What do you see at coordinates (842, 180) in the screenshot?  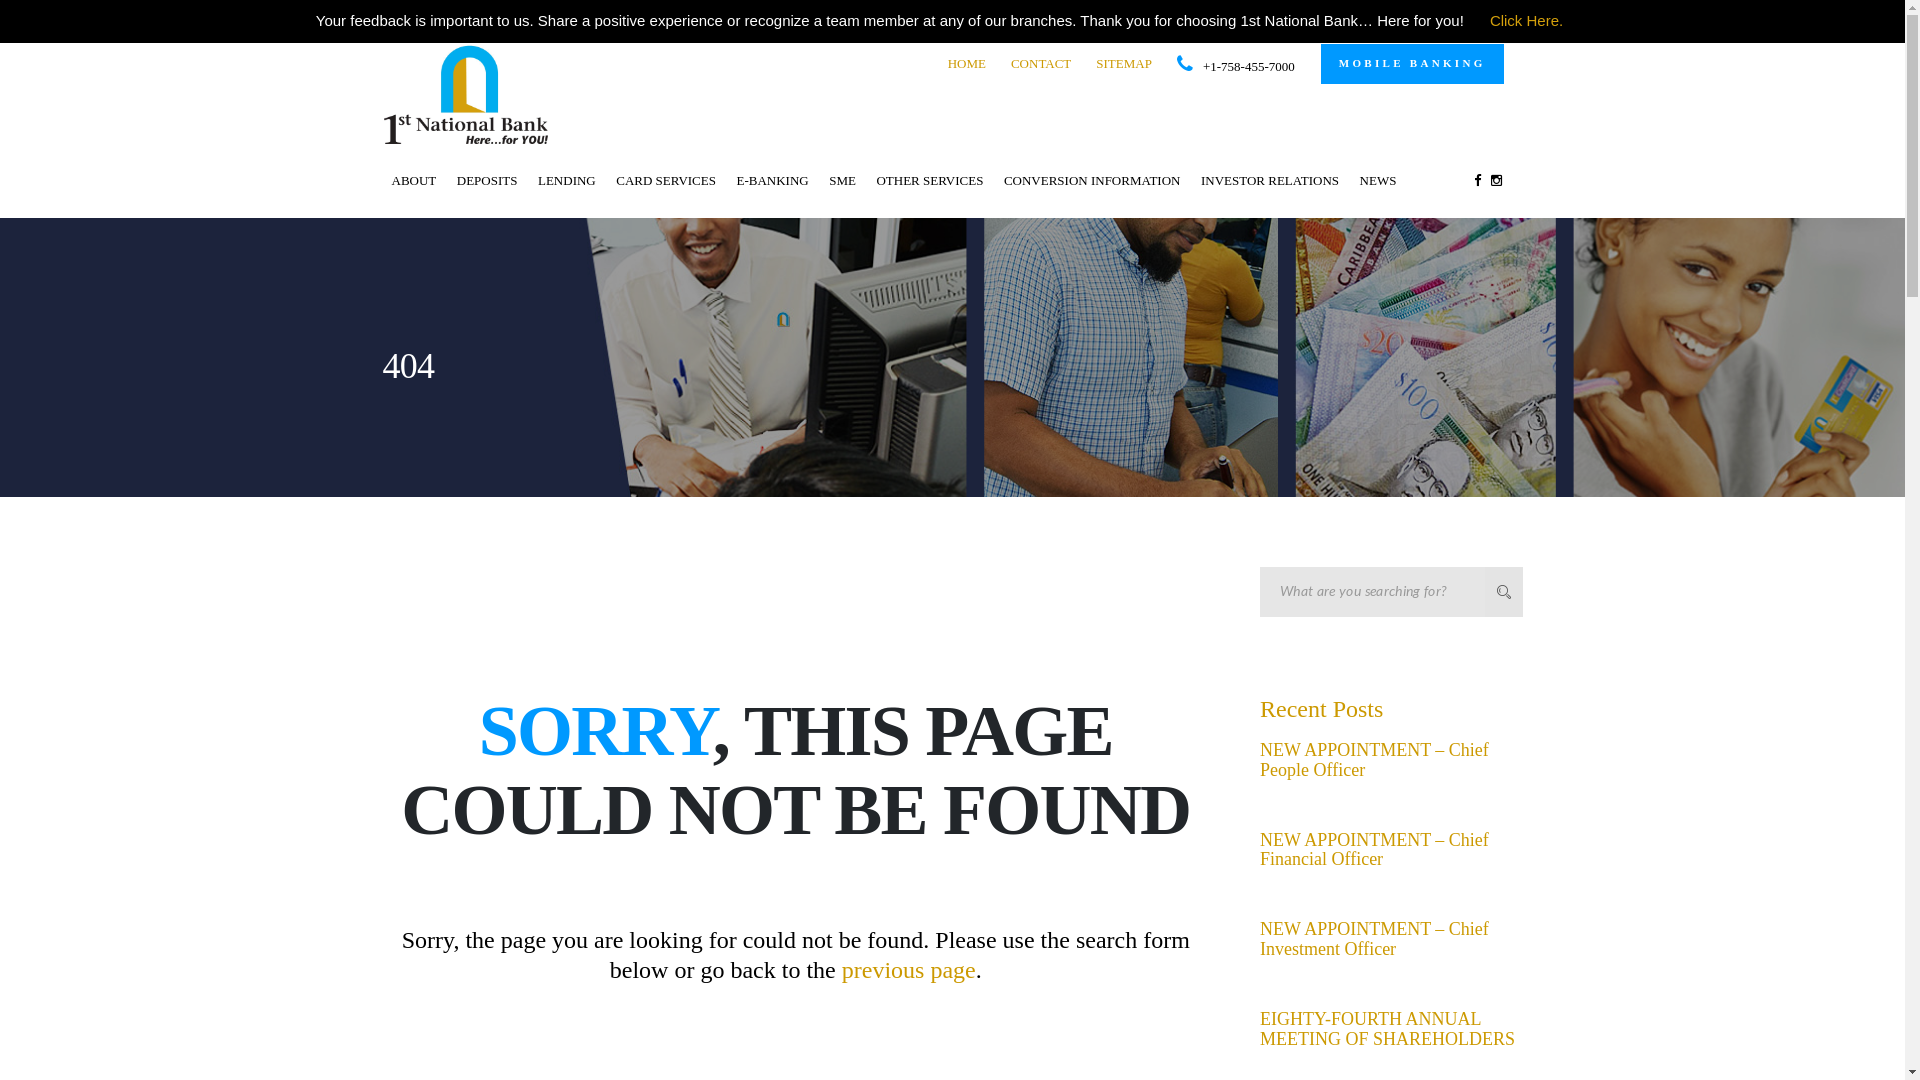 I see `'SME'` at bounding box center [842, 180].